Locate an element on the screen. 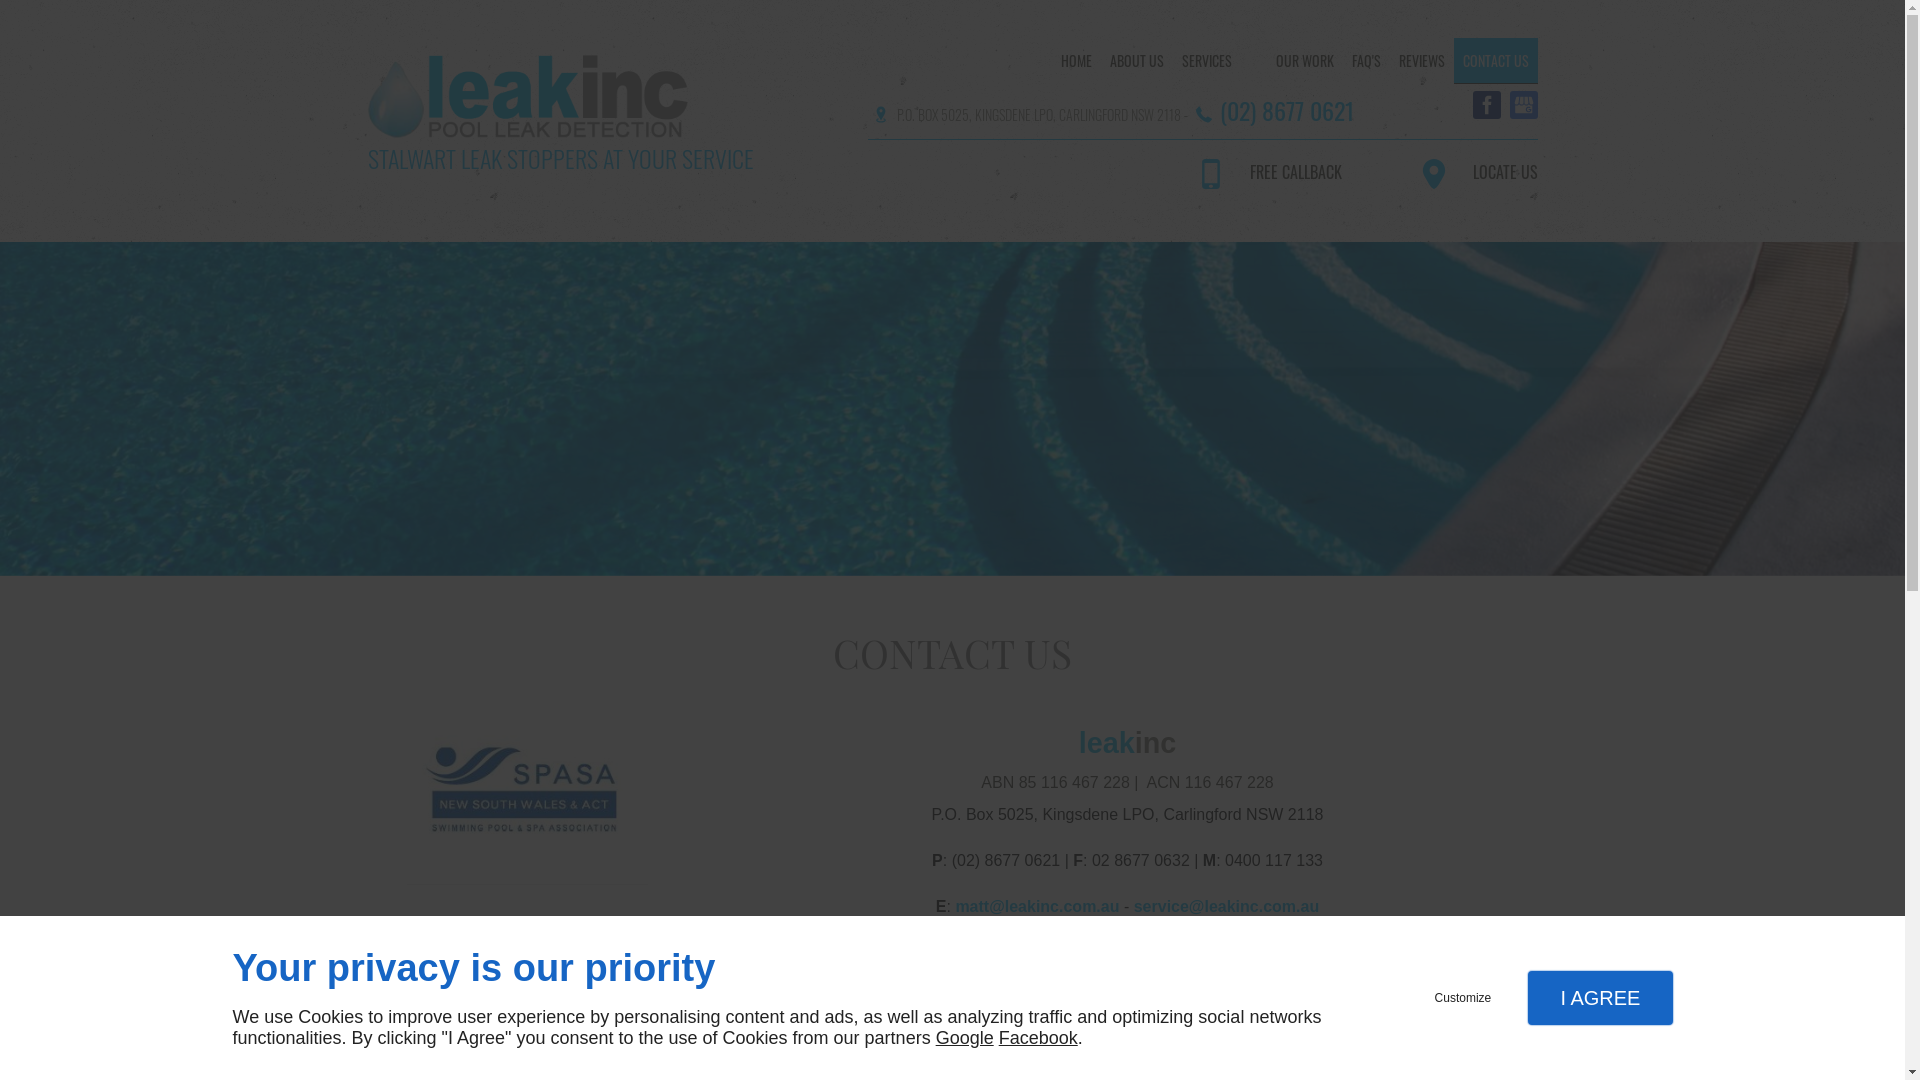  'REVIEWS' is located at coordinates (1420, 59).